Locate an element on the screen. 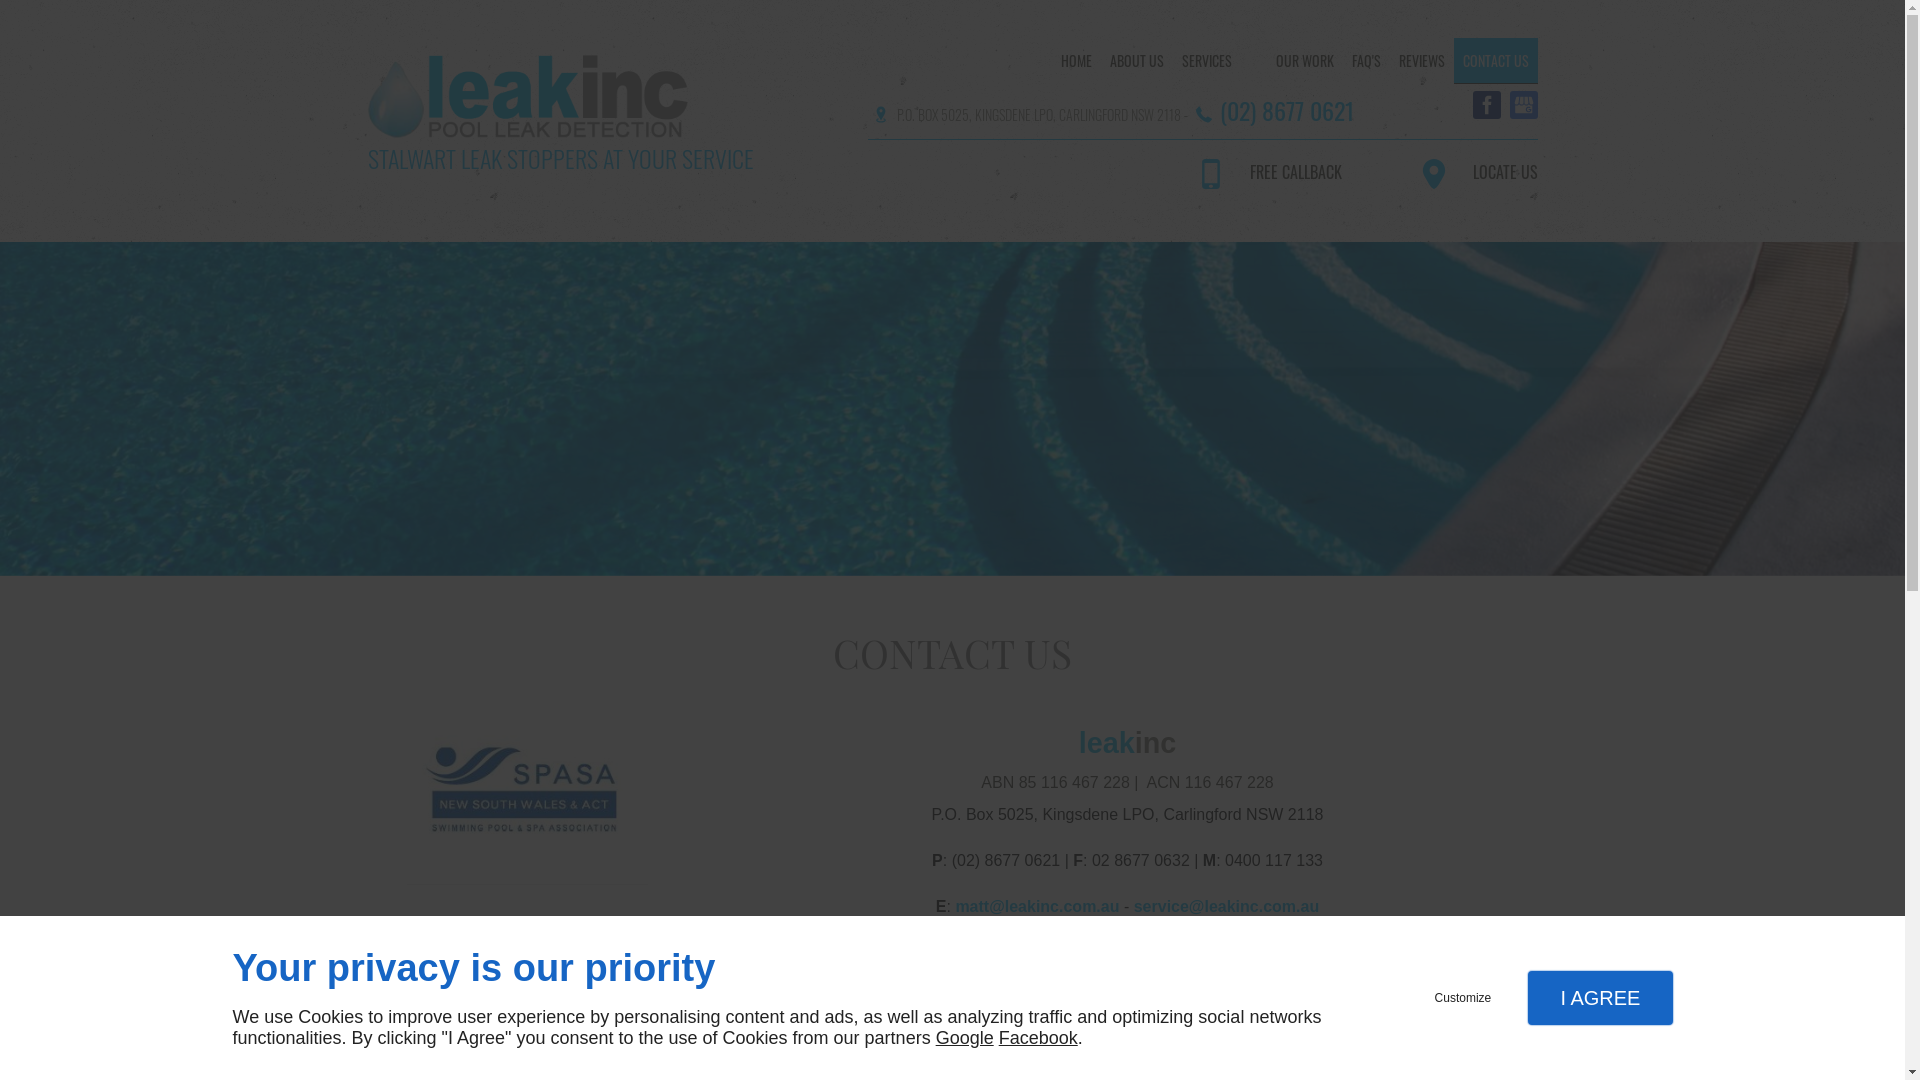  'REVIEWS' is located at coordinates (1420, 59).